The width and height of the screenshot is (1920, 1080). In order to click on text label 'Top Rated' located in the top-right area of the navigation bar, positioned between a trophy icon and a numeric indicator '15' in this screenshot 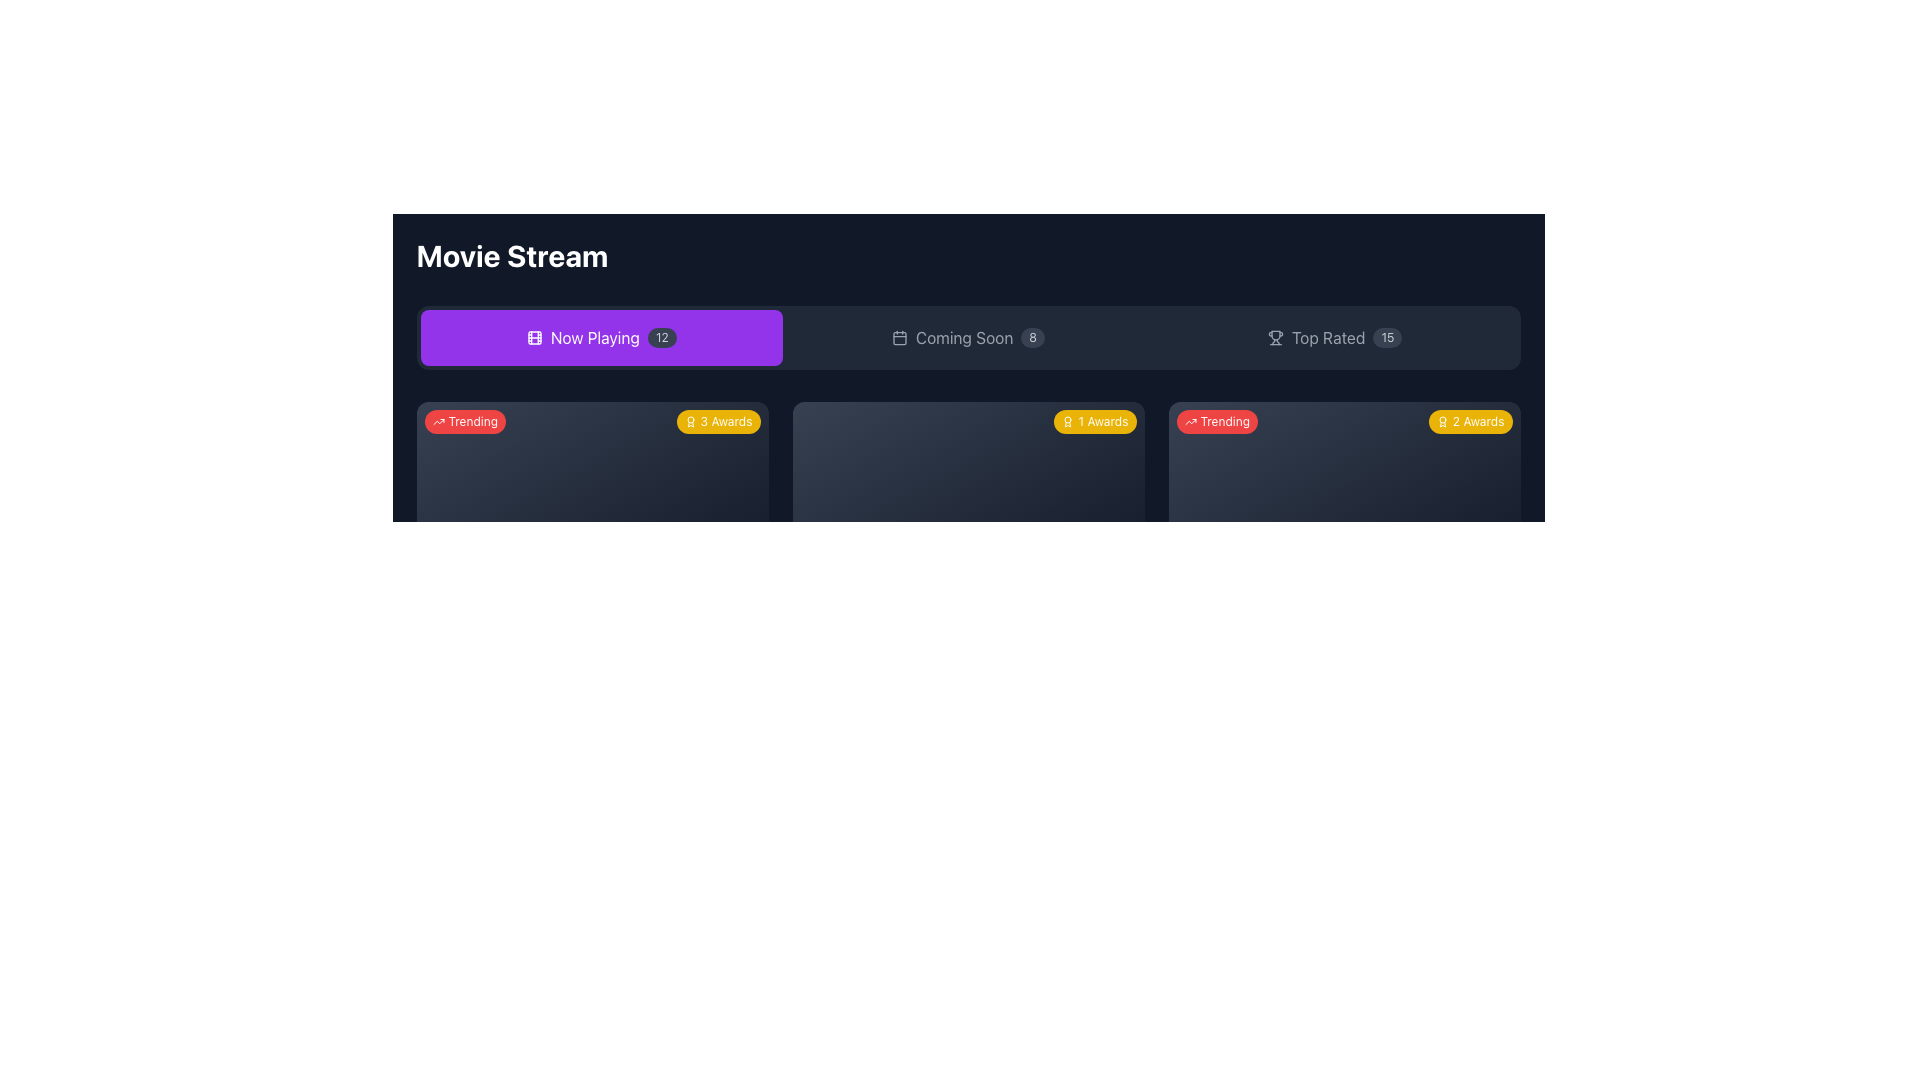, I will do `click(1328, 337)`.